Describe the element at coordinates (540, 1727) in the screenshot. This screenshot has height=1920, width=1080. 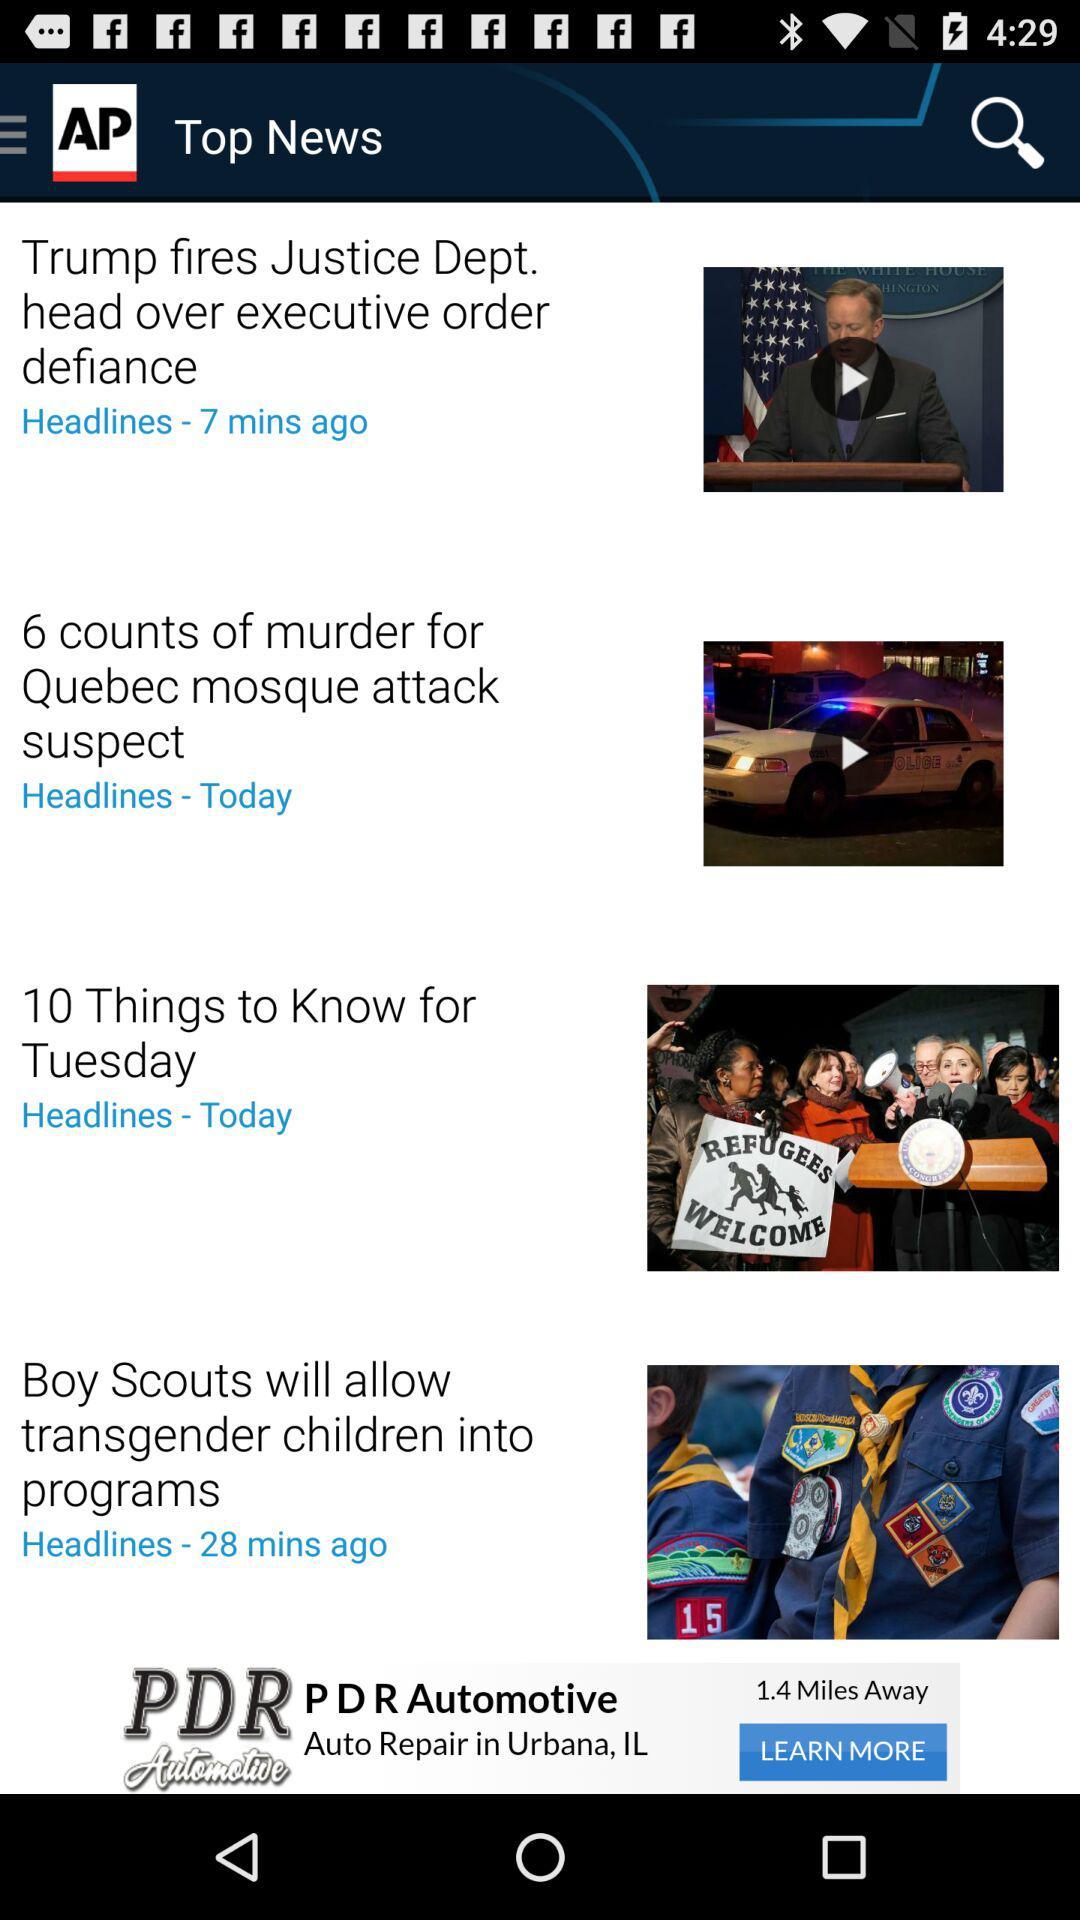
I see `open link to advertisement` at that location.